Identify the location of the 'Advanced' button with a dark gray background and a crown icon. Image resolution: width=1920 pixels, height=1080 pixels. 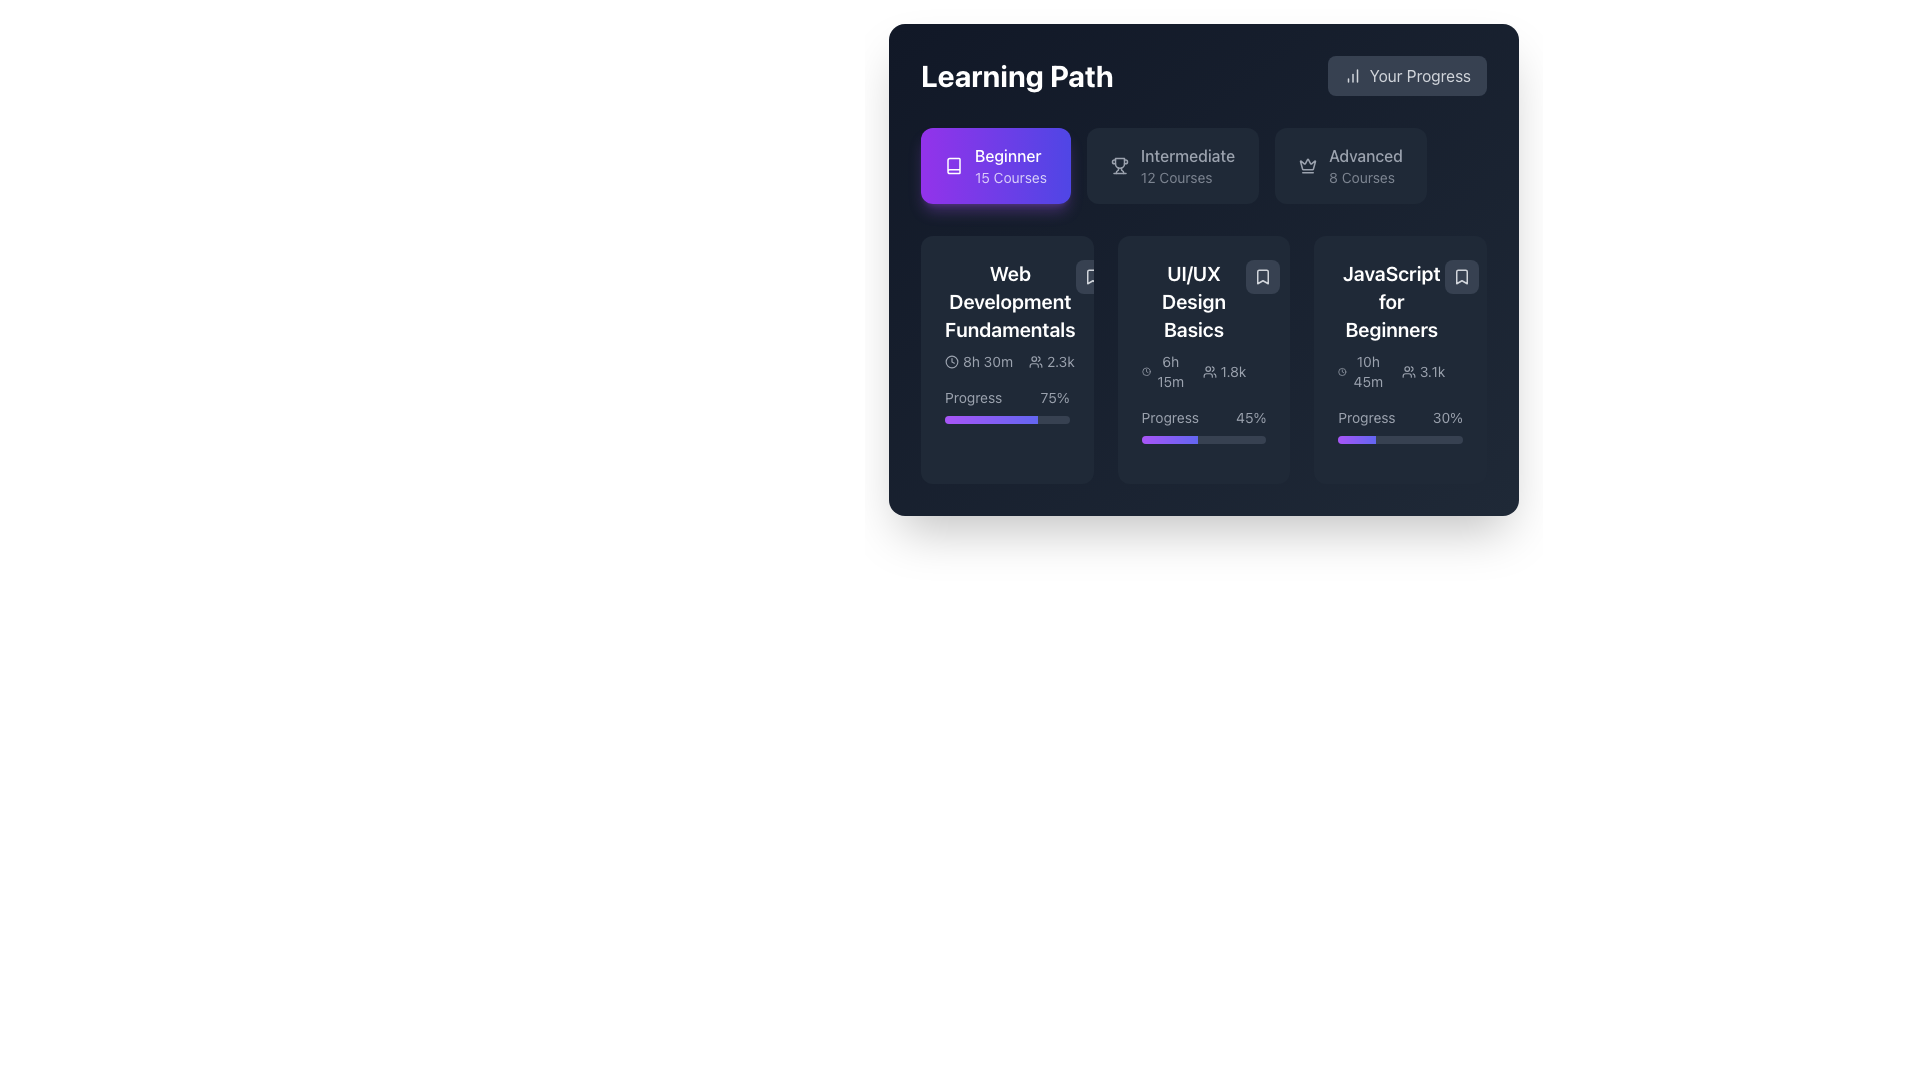
(1351, 164).